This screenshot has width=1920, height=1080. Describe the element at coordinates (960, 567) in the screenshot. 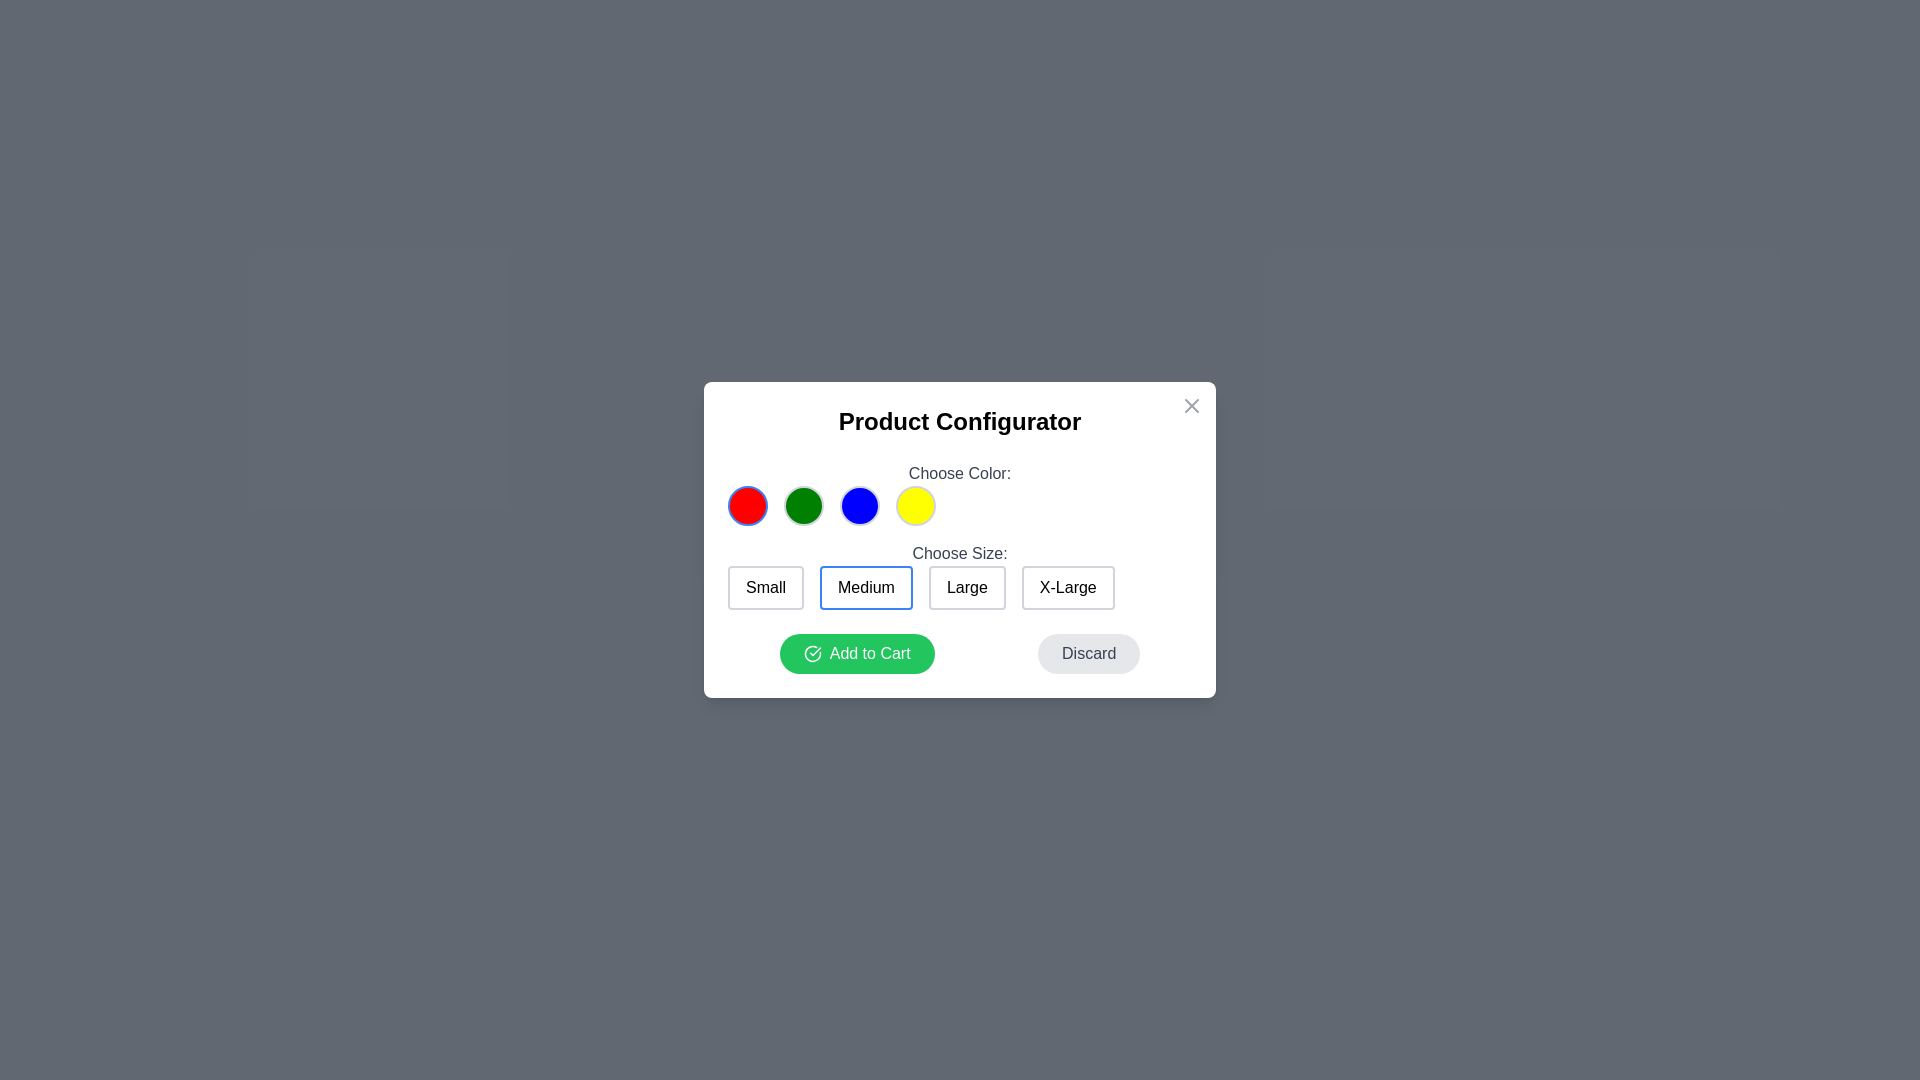

I see `the 'Large' size button located below the color selection section in the product configurator modal` at that location.